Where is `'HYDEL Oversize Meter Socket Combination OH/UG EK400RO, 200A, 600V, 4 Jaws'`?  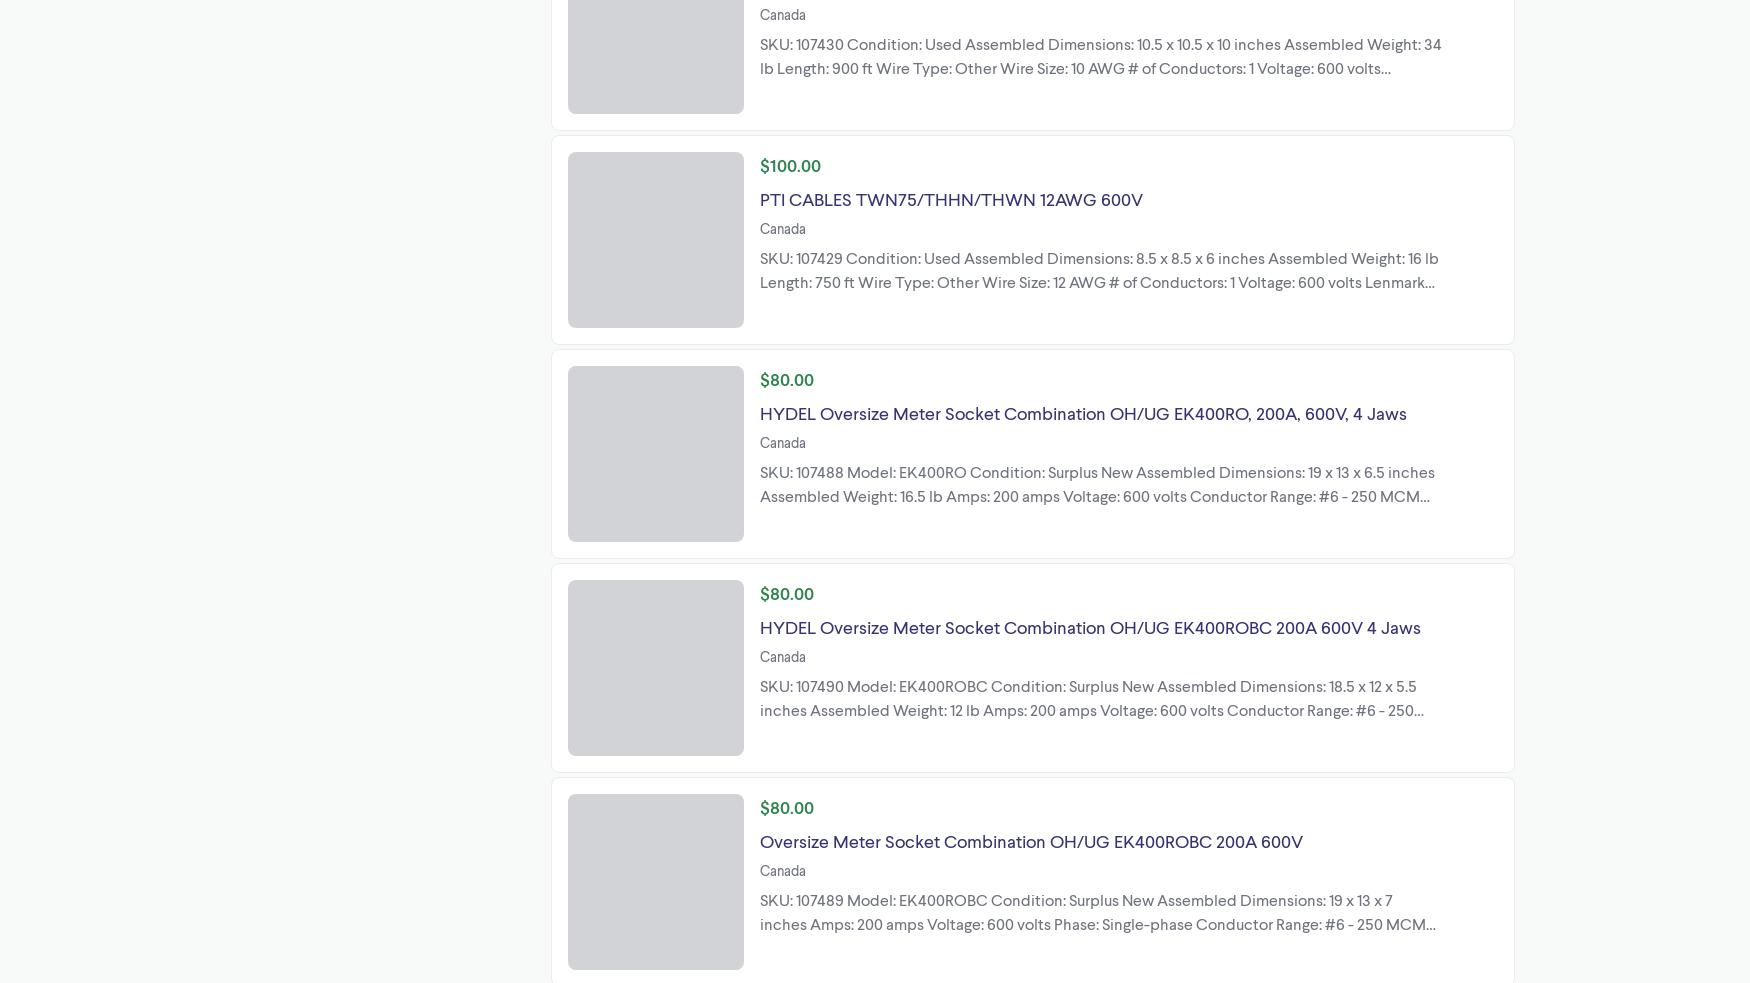
'HYDEL Oversize Meter Socket Combination OH/UG EK400RO, 200A, 600V, 4 Jaws' is located at coordinates (1083, 410).